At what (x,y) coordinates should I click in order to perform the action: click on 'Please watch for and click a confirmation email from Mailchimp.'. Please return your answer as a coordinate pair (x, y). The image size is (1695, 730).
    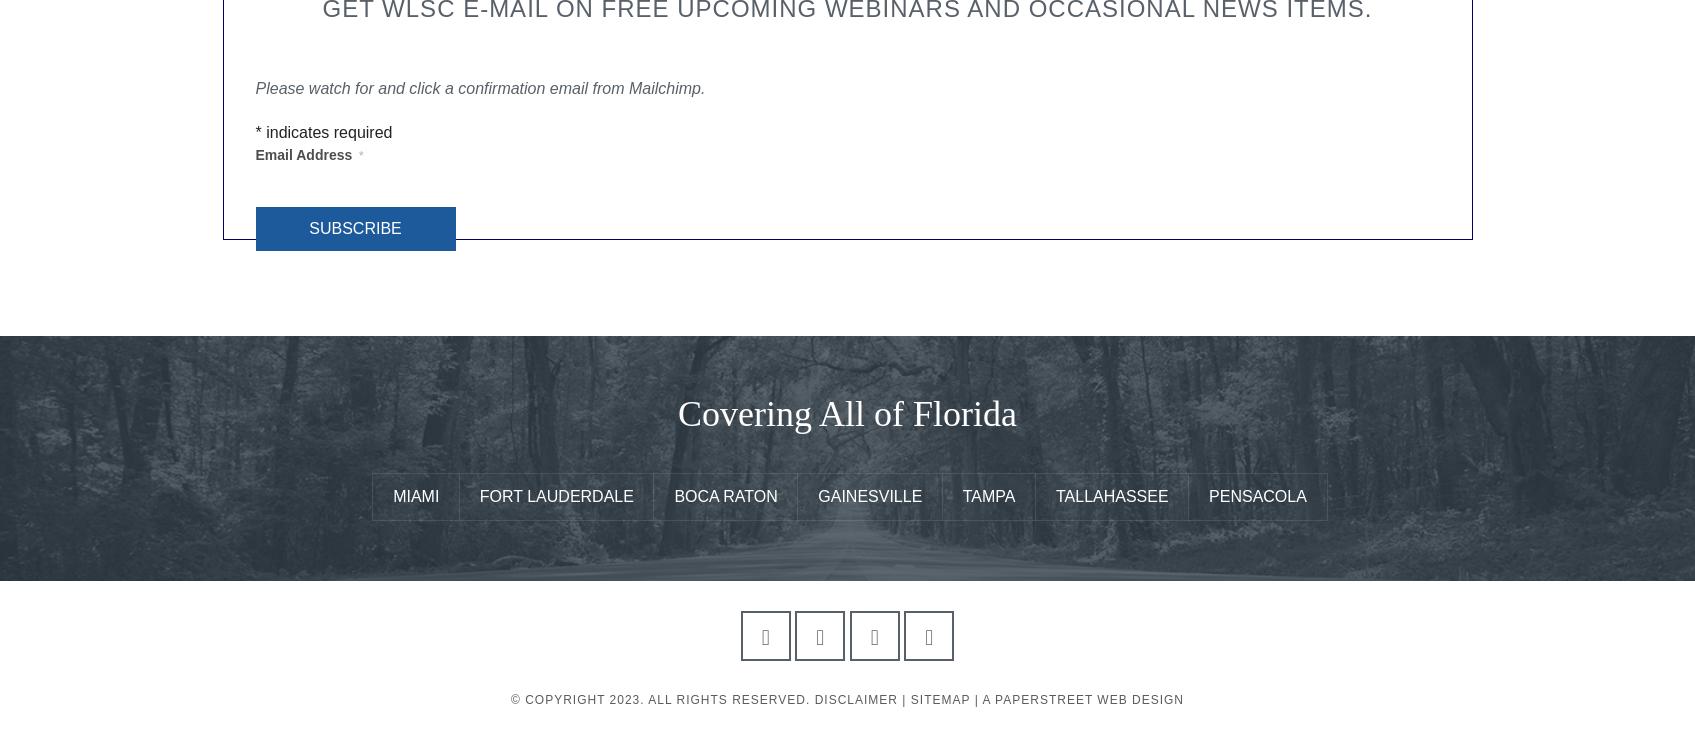
    Looking at the image, I should click on (479, 86).